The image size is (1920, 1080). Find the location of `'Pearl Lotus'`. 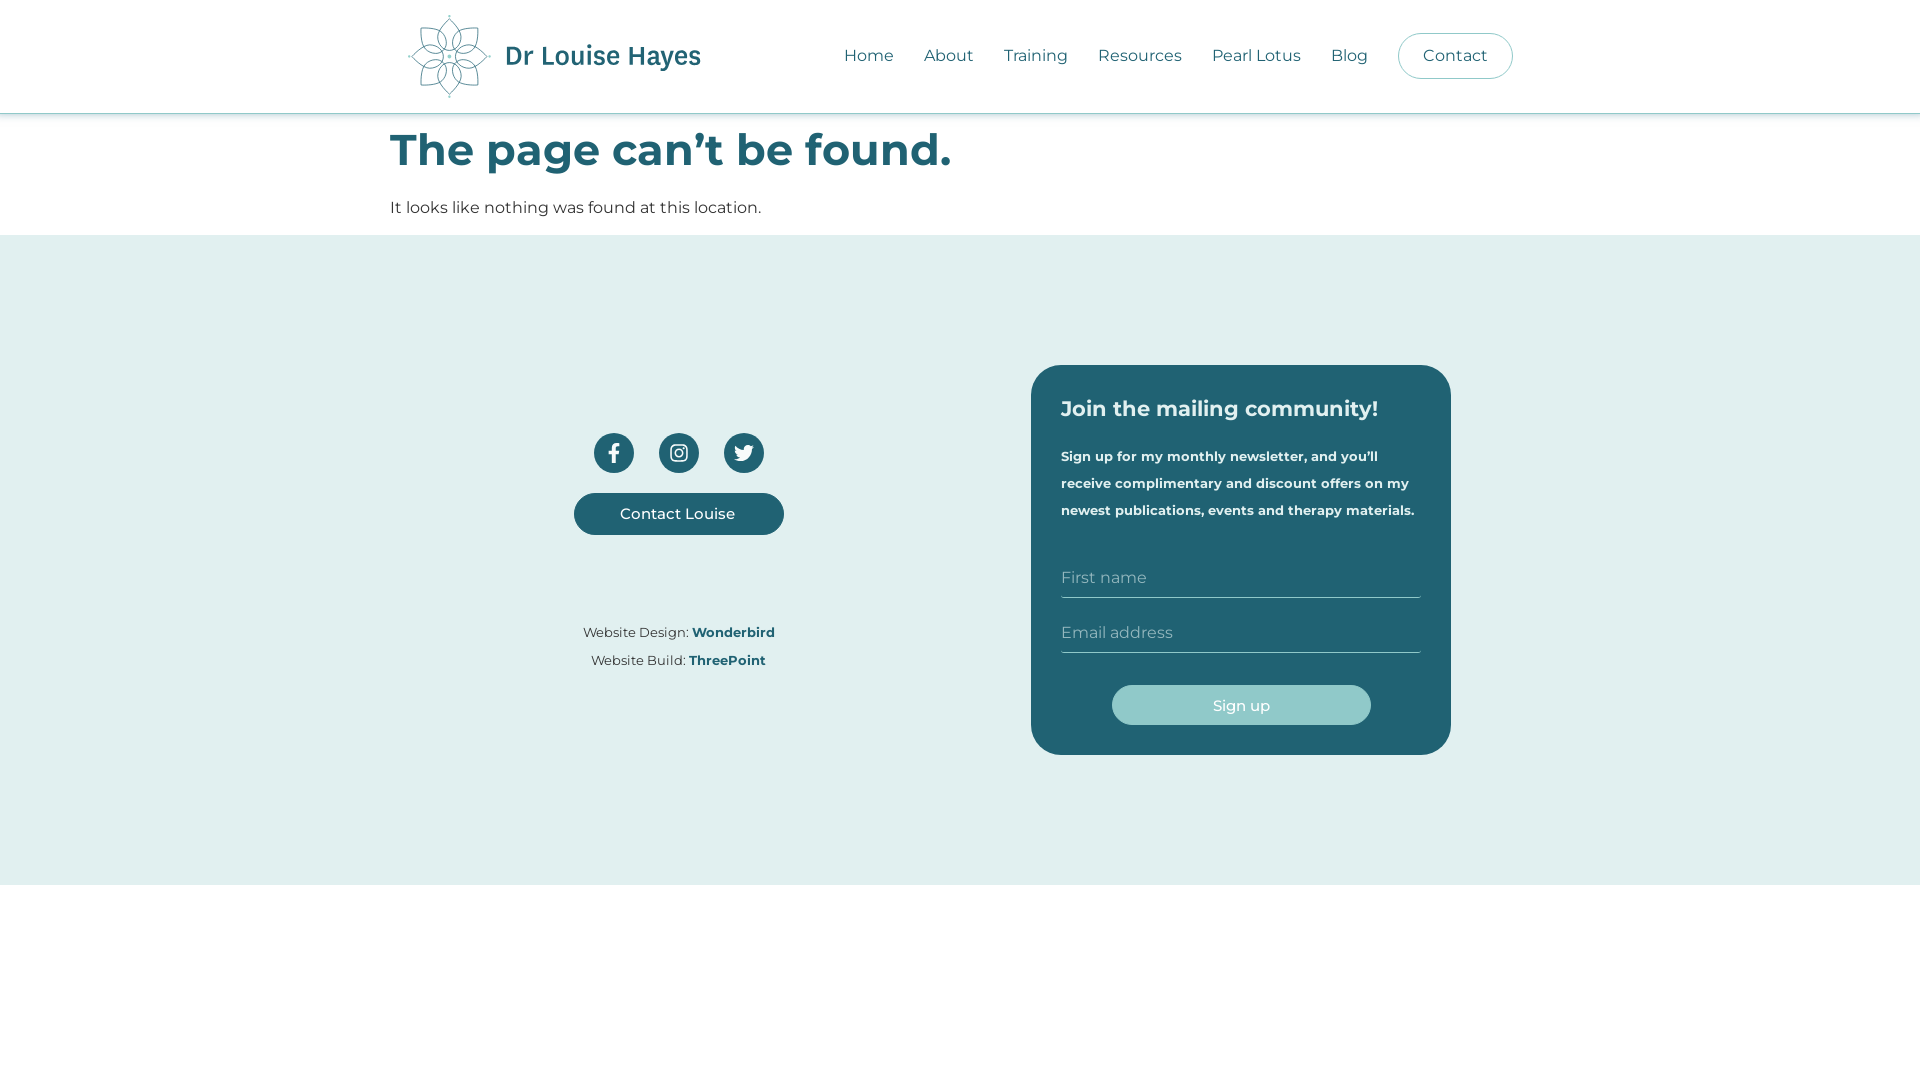

'Pearl Lotus' is located at coordinates (1255, 55).